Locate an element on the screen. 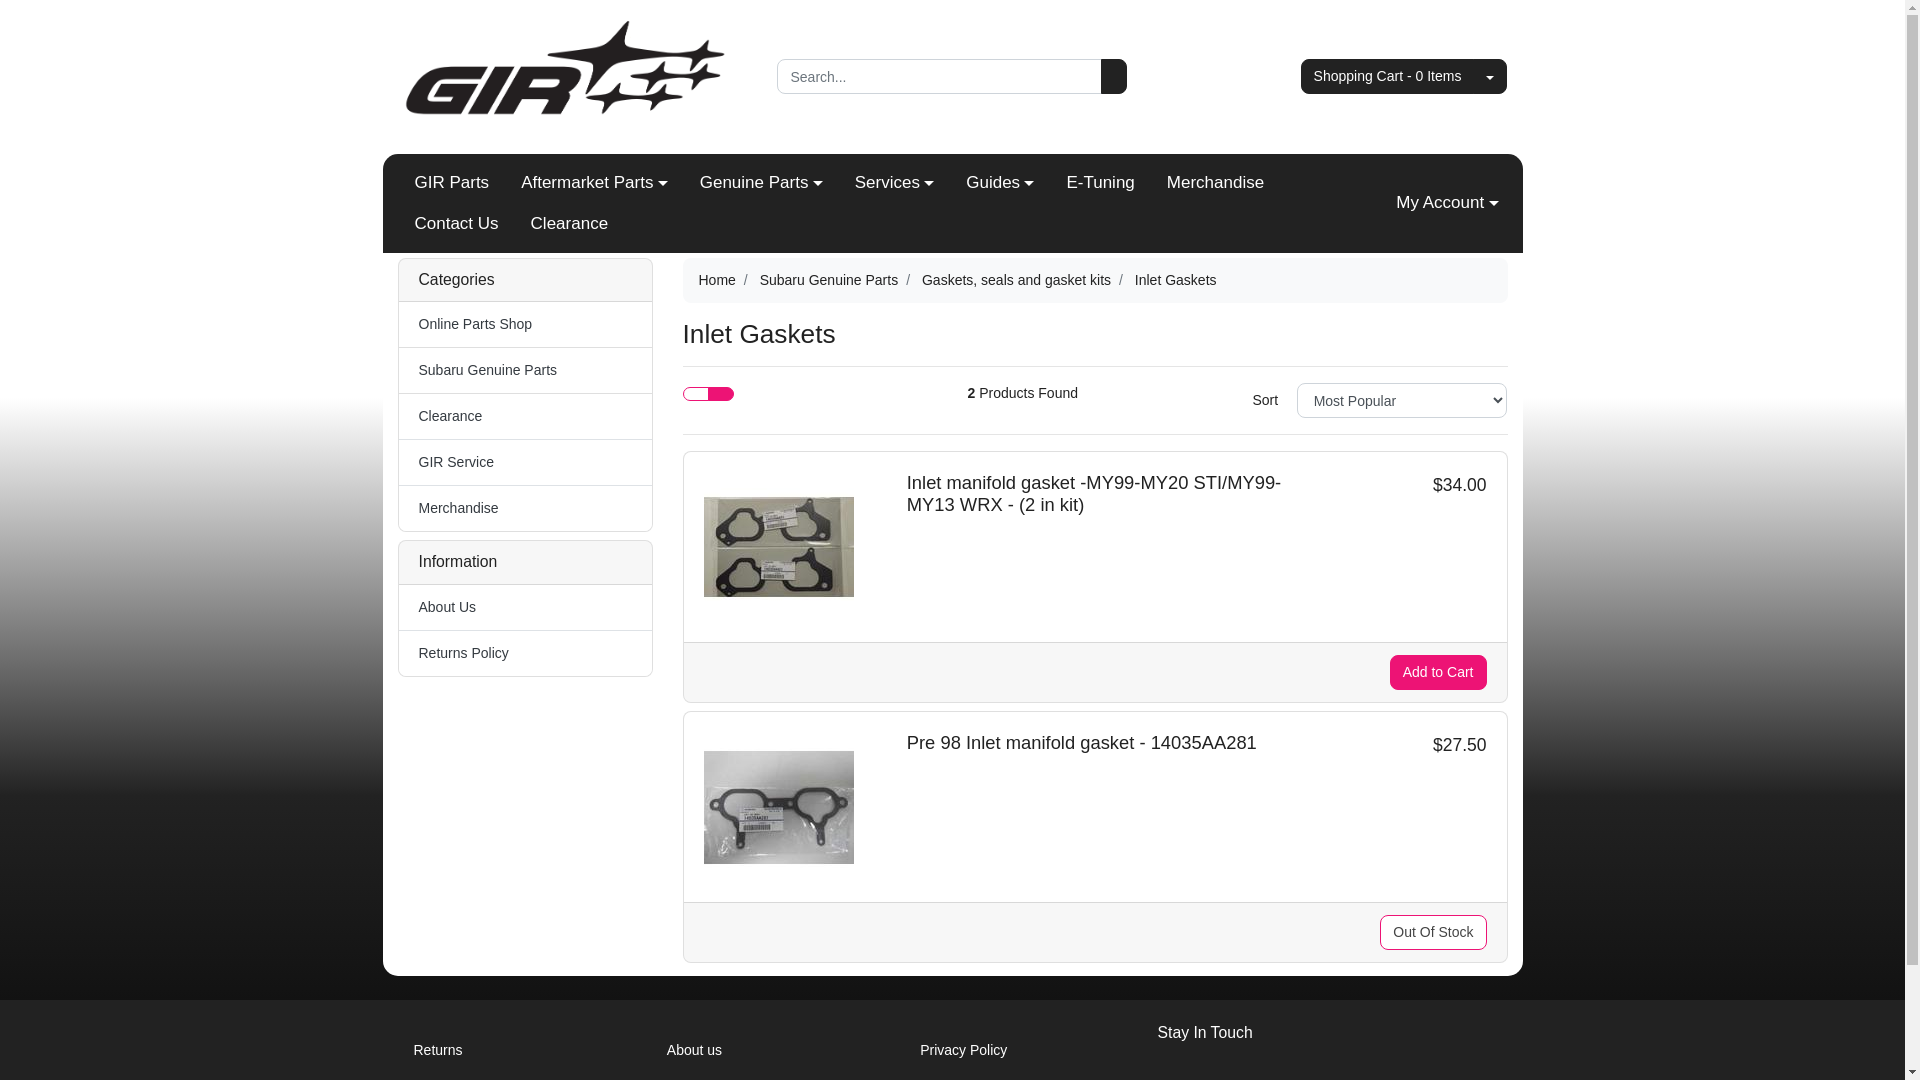 The height and width of the screenshot is (1080, 1920). 'Merchandise' is located at coordinates (1214, 182).